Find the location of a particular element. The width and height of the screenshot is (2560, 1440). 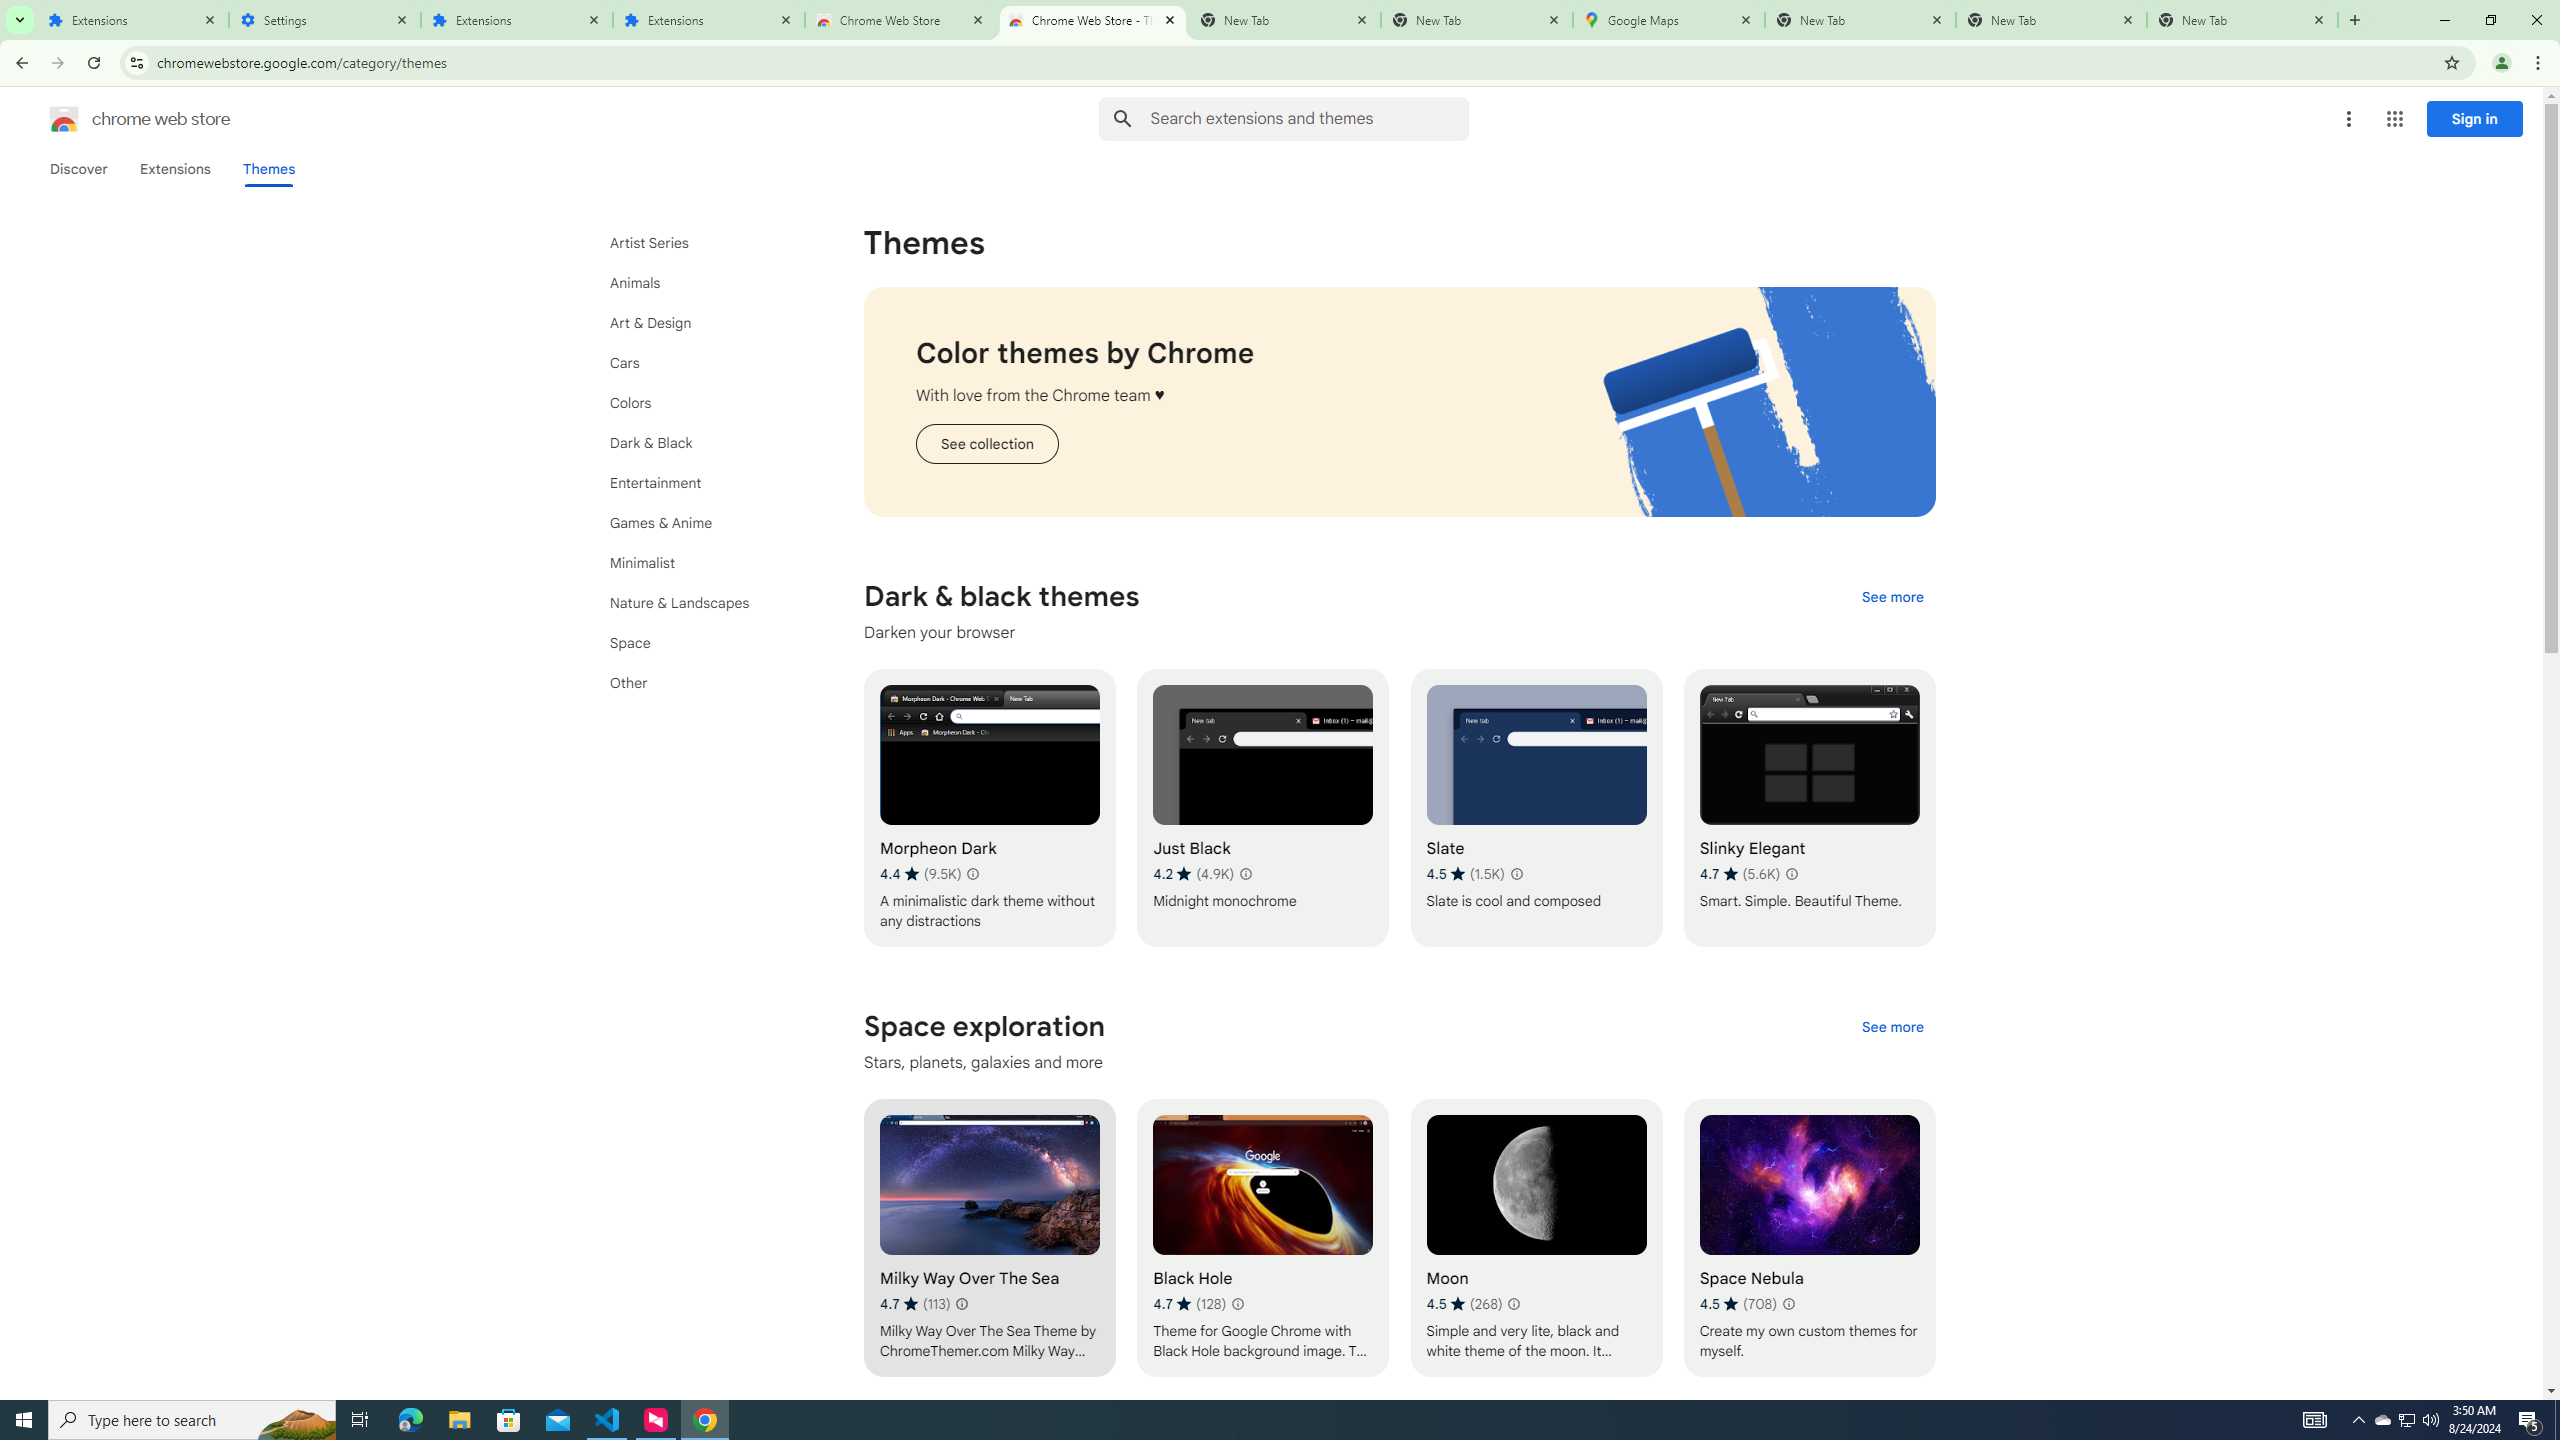

'Learn more about results and reviews "Moon"' is located at coordinates (1513, 1302).